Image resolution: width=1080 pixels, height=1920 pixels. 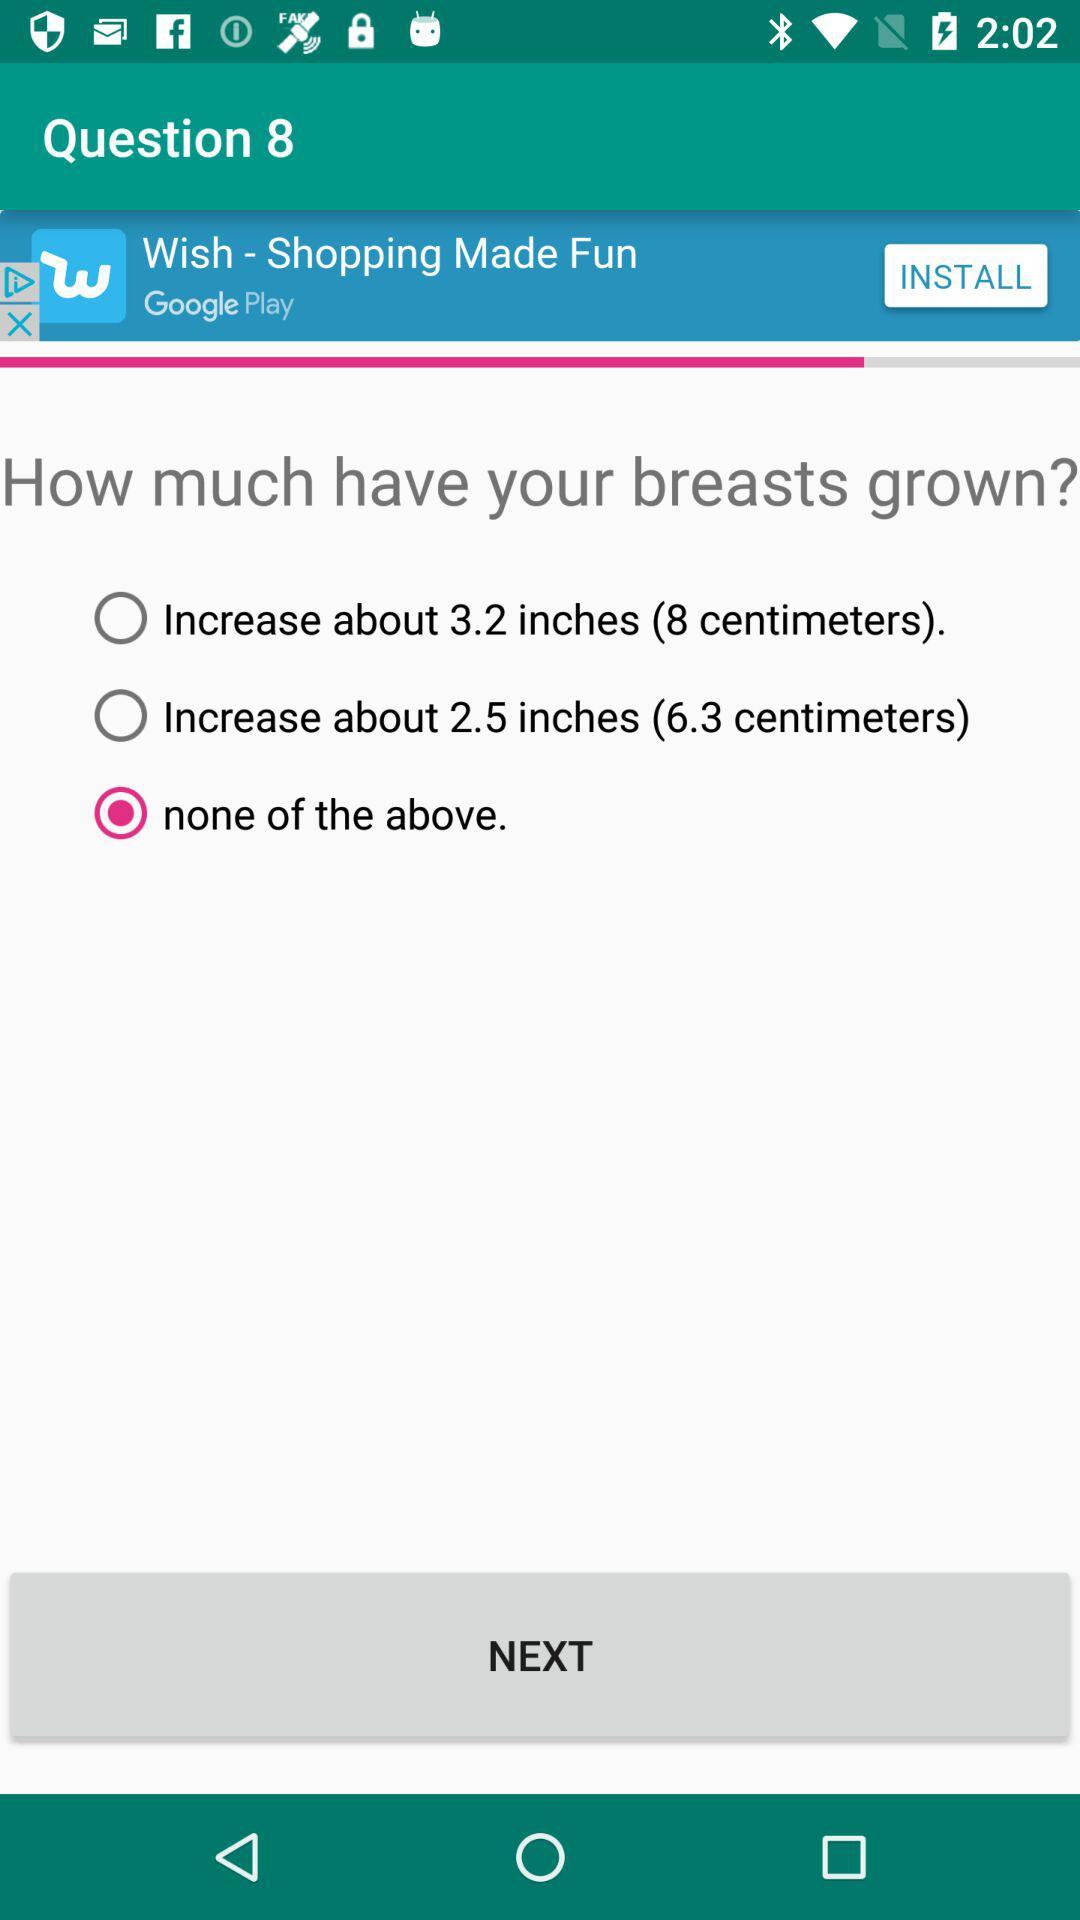 I want to click on banner advertisement, so click(x=540, y=274).